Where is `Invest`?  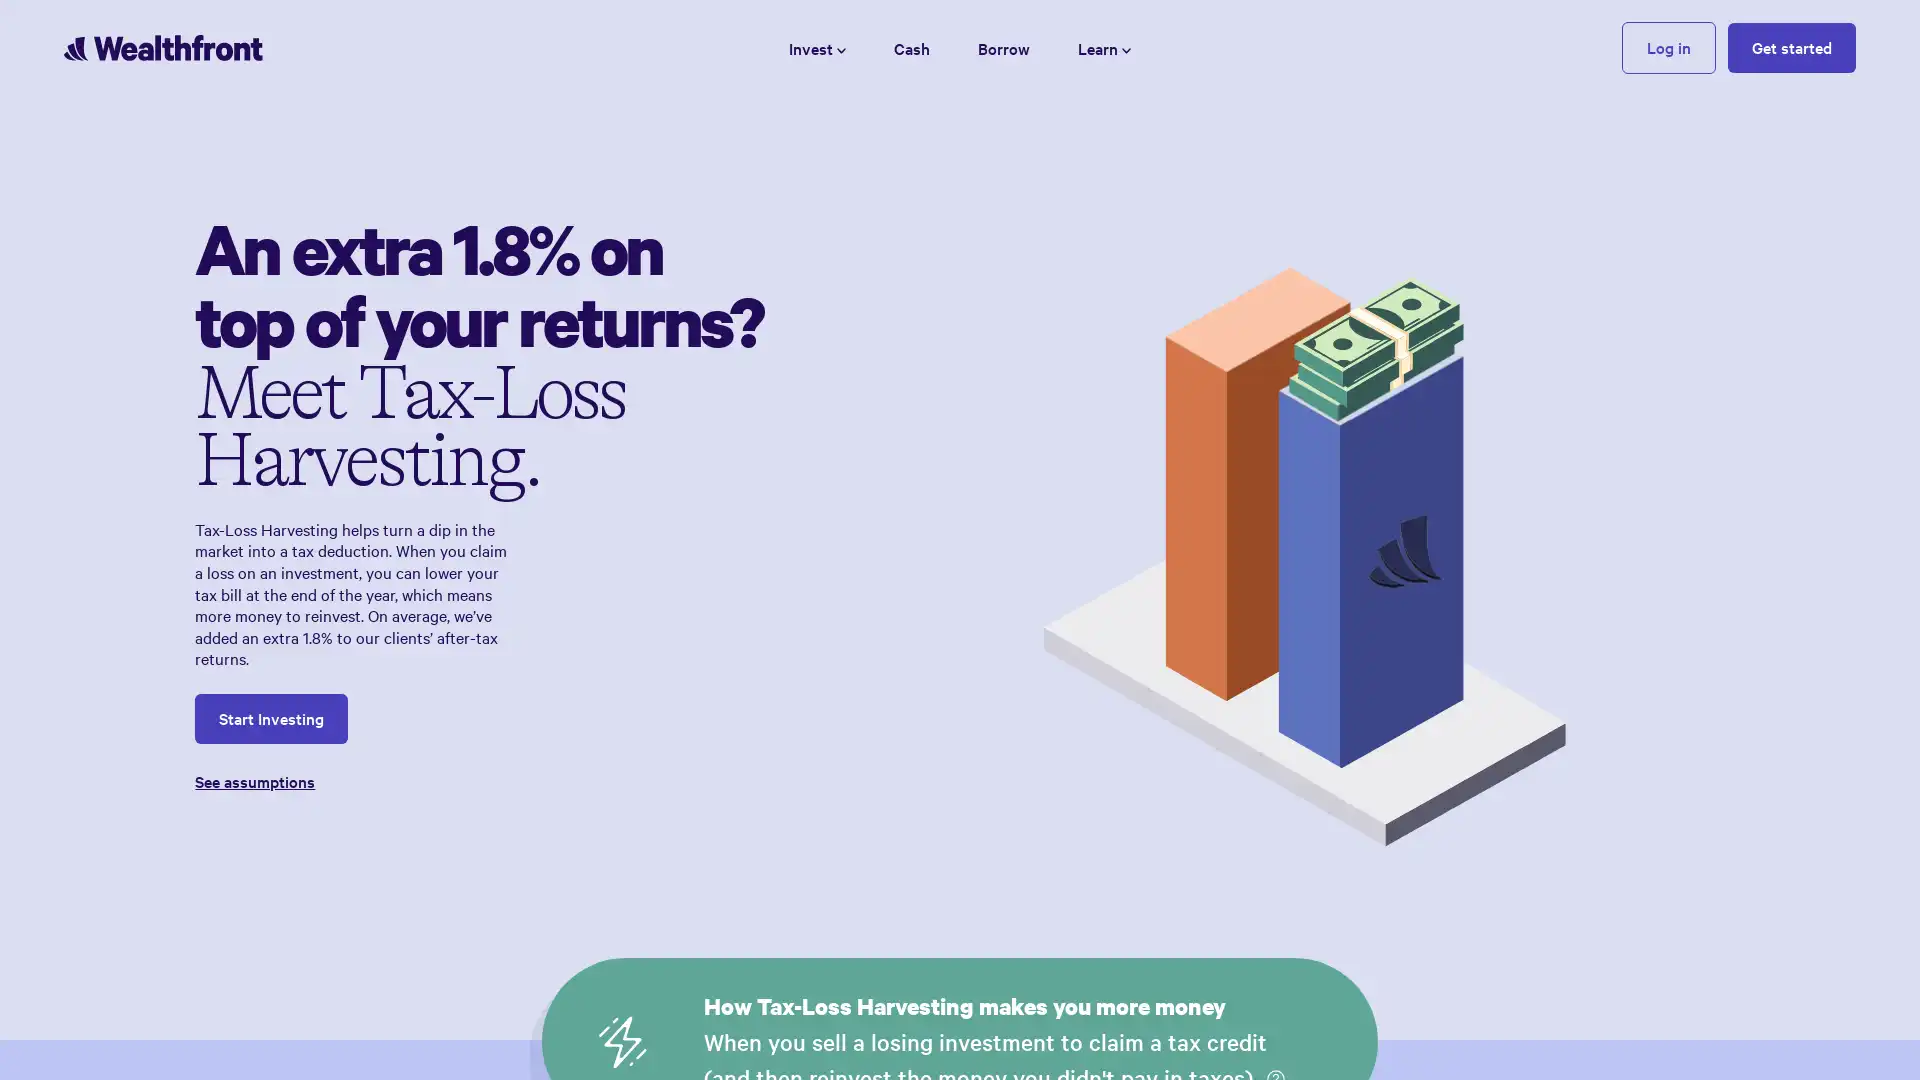 Invest is located at coordinates (817, 46).